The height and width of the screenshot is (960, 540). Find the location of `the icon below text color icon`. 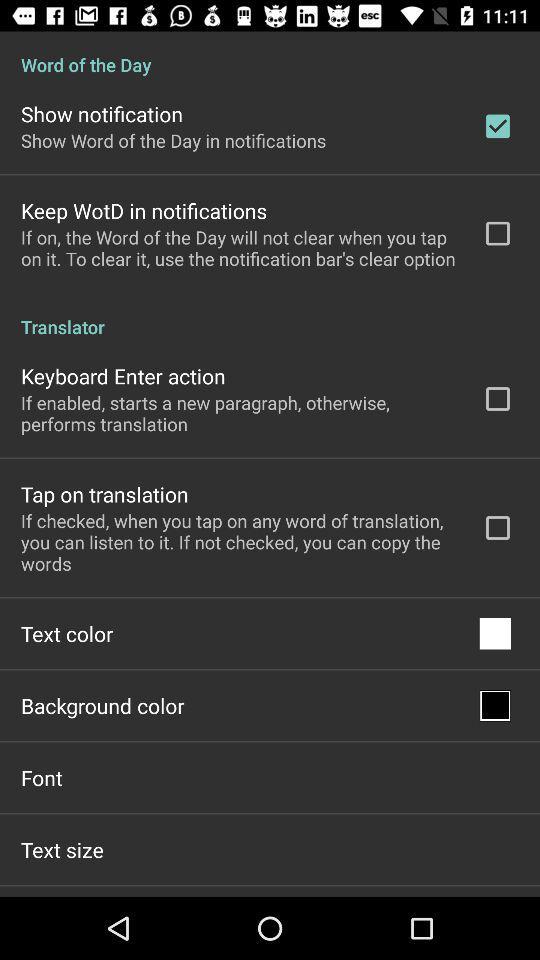

the icon below text color icon is located at coordinates (102, 705).